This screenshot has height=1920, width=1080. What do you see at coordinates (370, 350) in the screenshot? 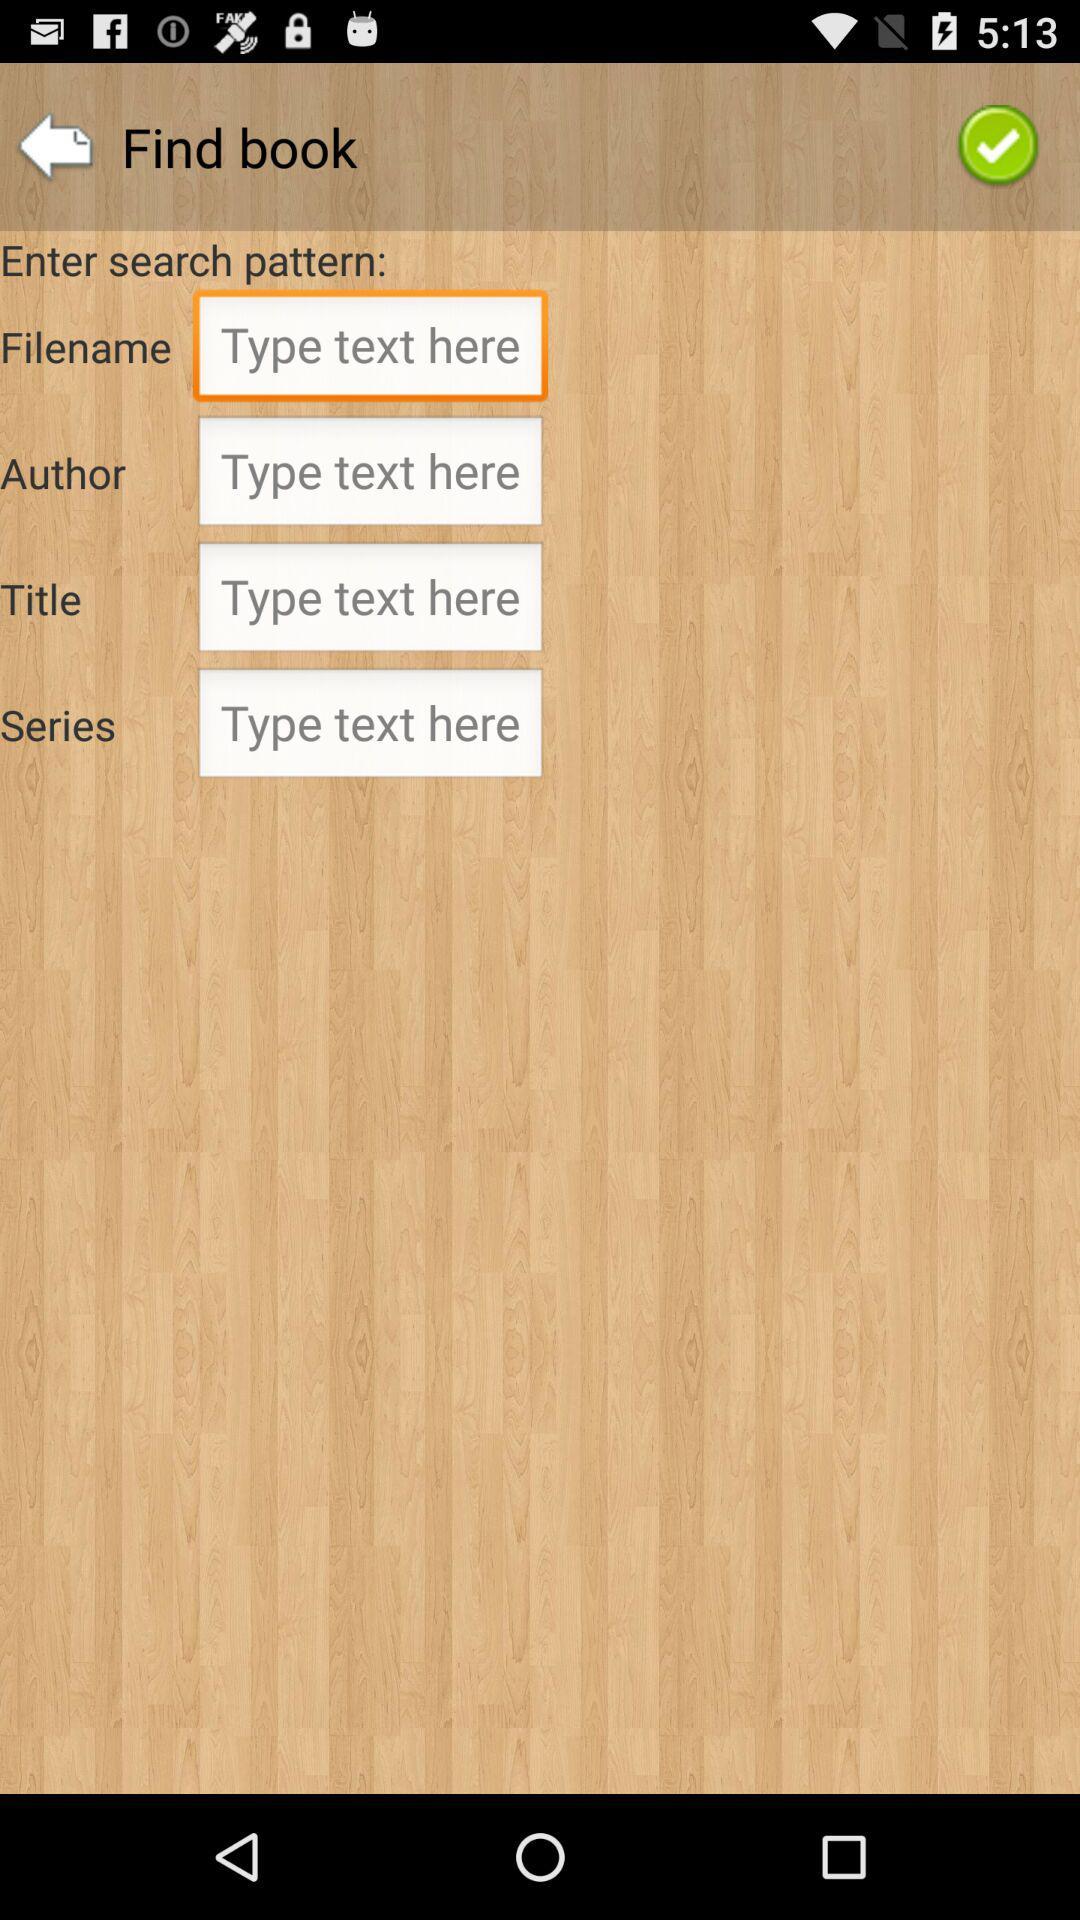
I see `filename` at bounding box center [370, 350].